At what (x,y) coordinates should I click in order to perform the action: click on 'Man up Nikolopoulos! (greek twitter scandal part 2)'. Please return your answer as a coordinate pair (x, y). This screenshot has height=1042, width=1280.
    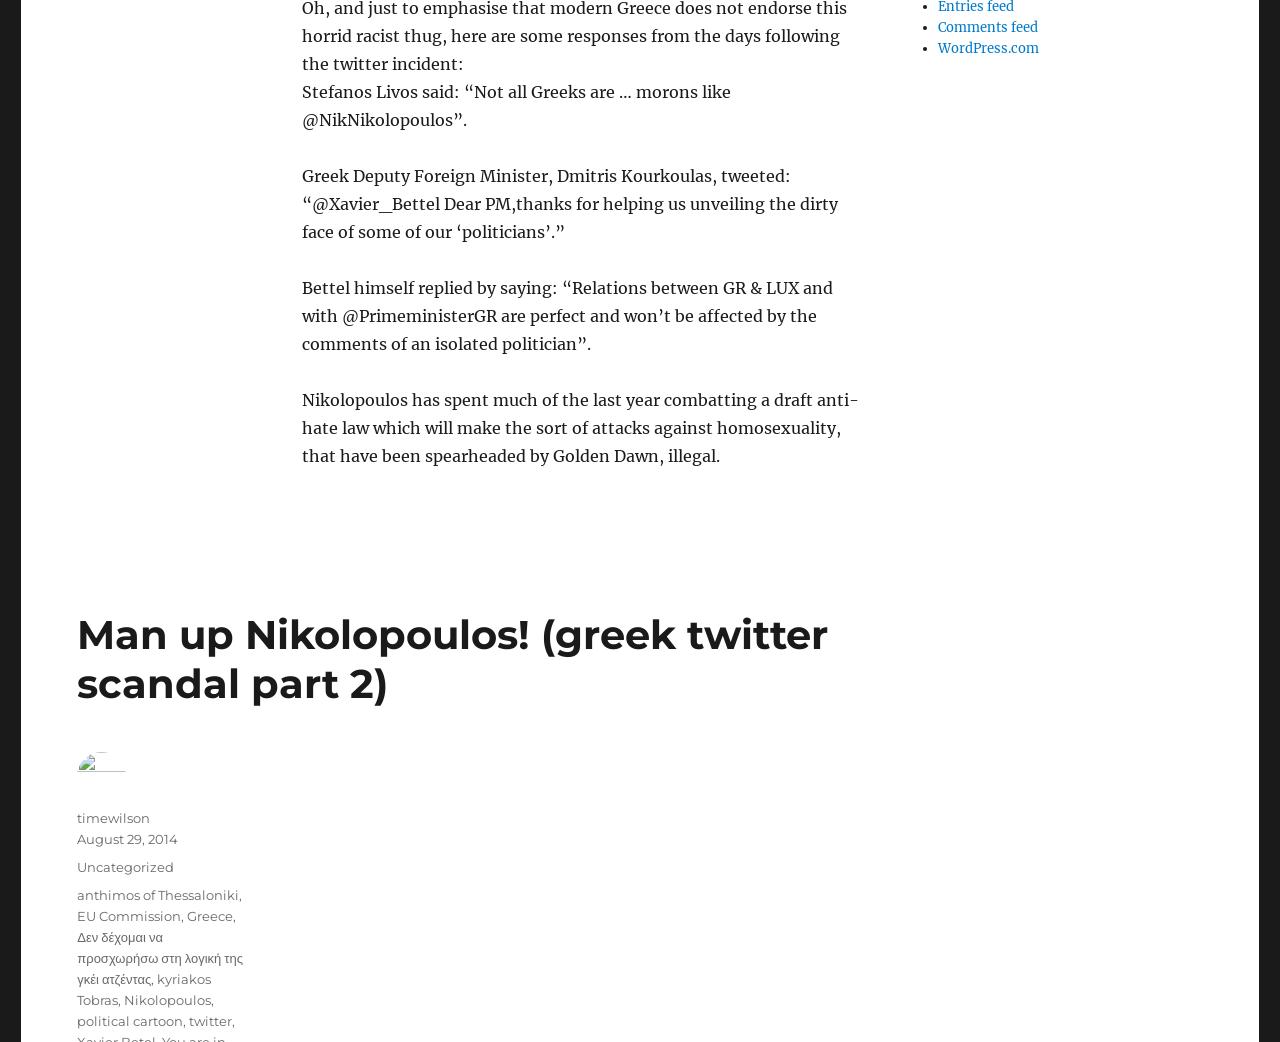
    Looking at the image, I should click on (451, 658).